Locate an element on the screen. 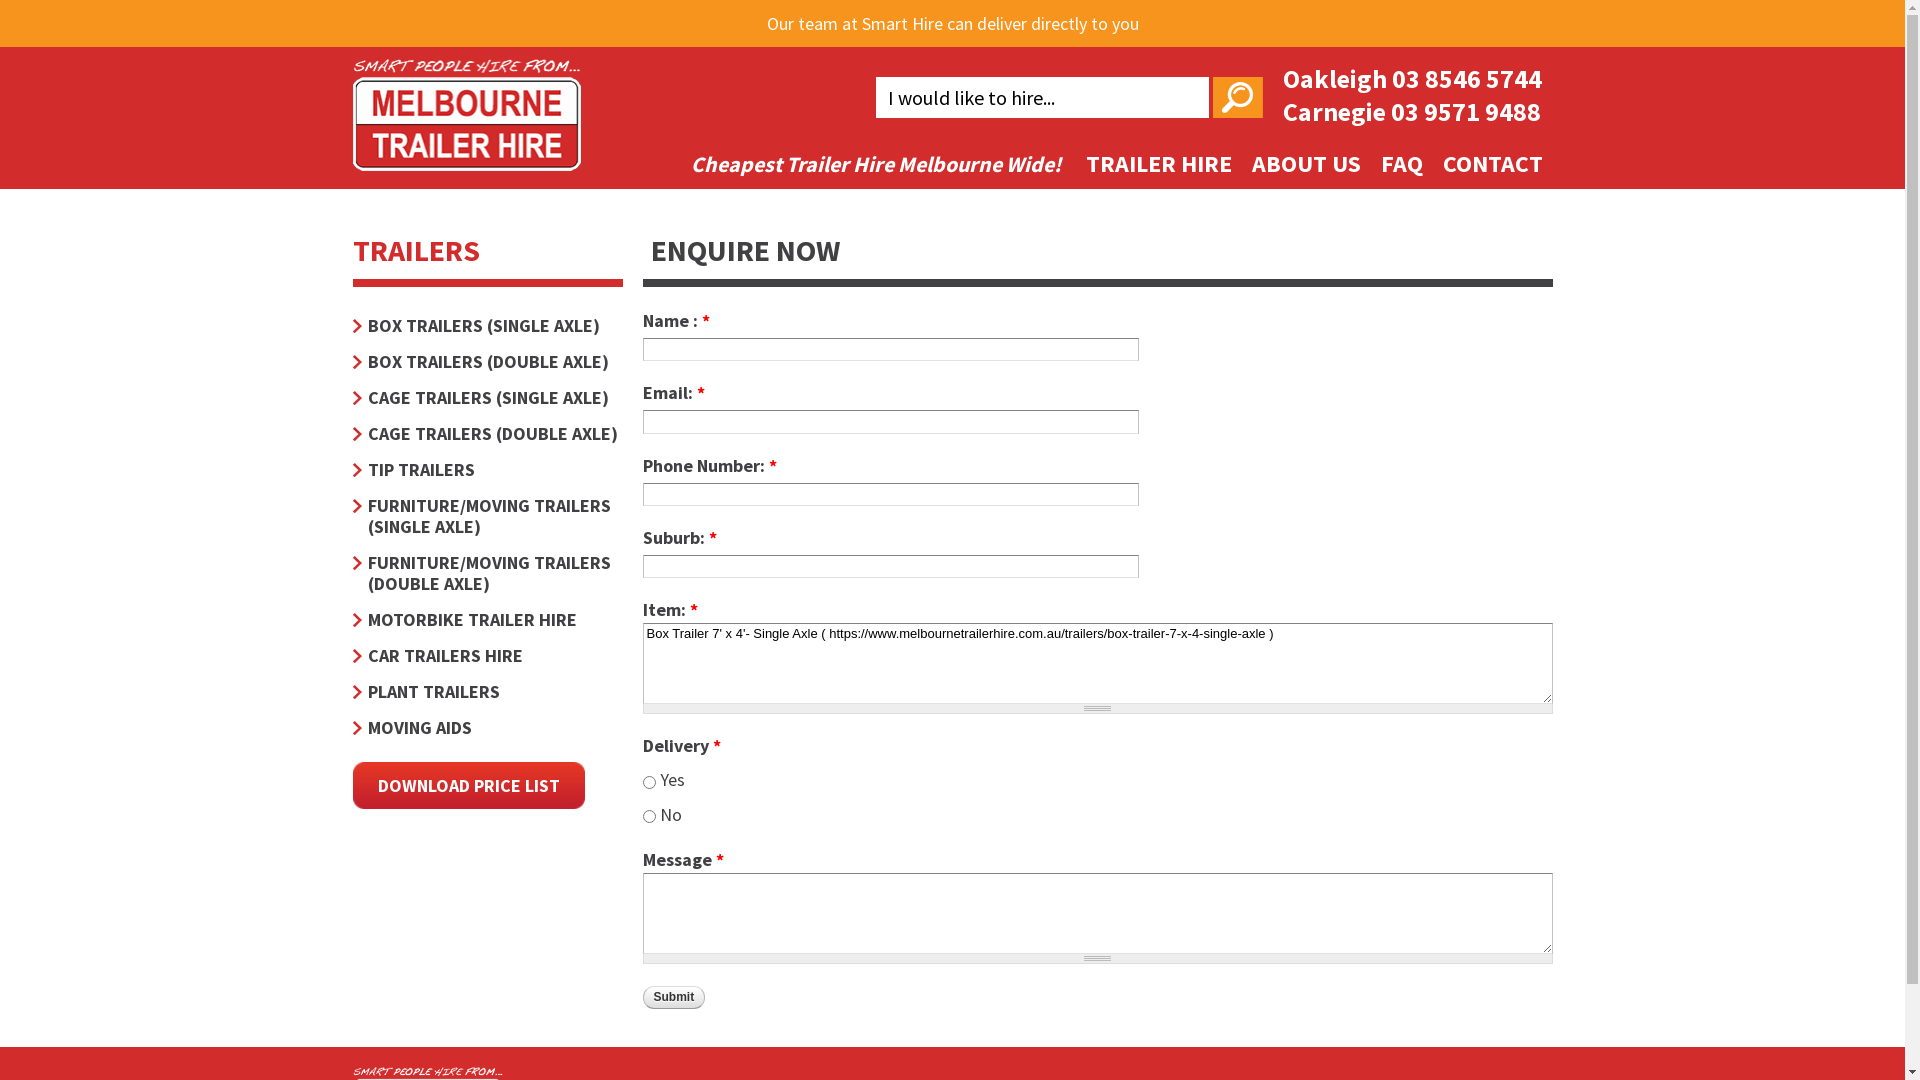 Image resolution: width=1920 pixels, height=1080 pixels. 'BOX TRAILERS (DOUBLE AXLE)' is located at coordinates (486, 361).